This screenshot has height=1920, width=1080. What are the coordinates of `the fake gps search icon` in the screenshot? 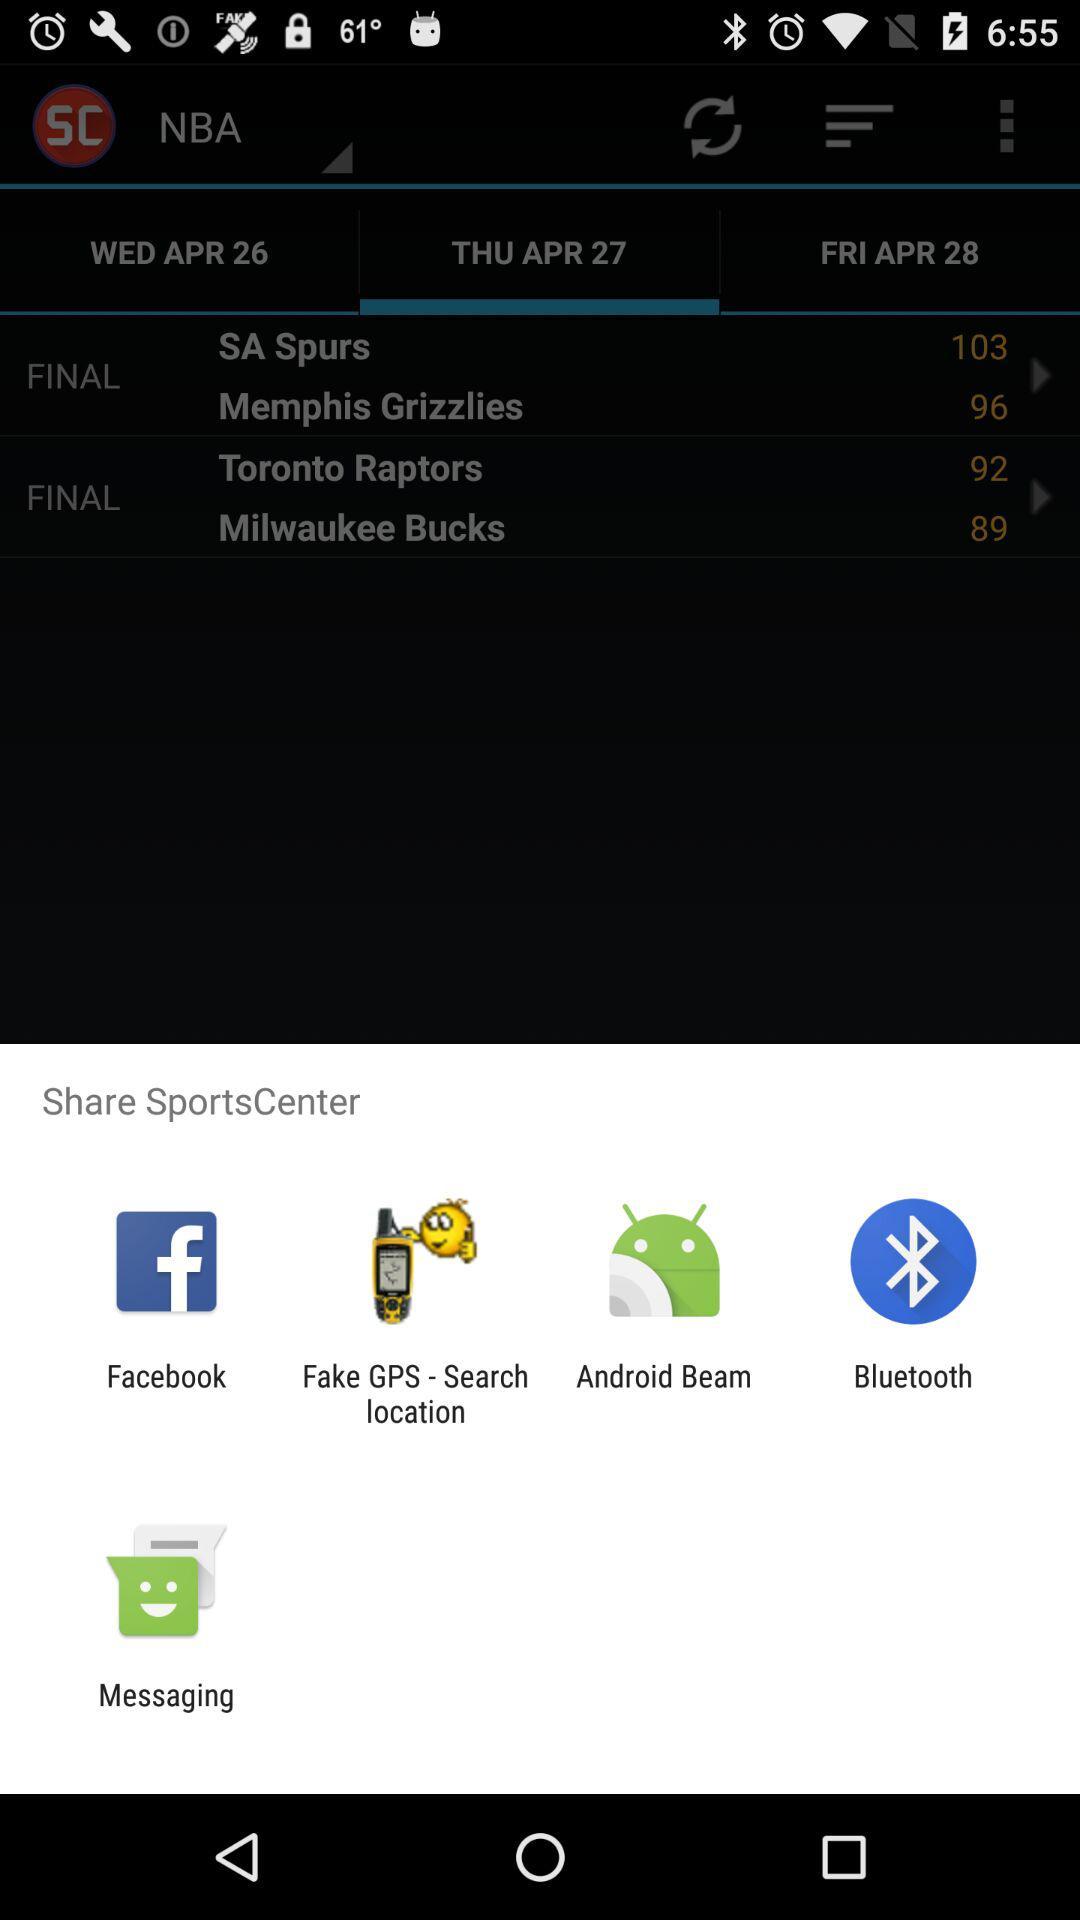 It's located at (414, 1392).